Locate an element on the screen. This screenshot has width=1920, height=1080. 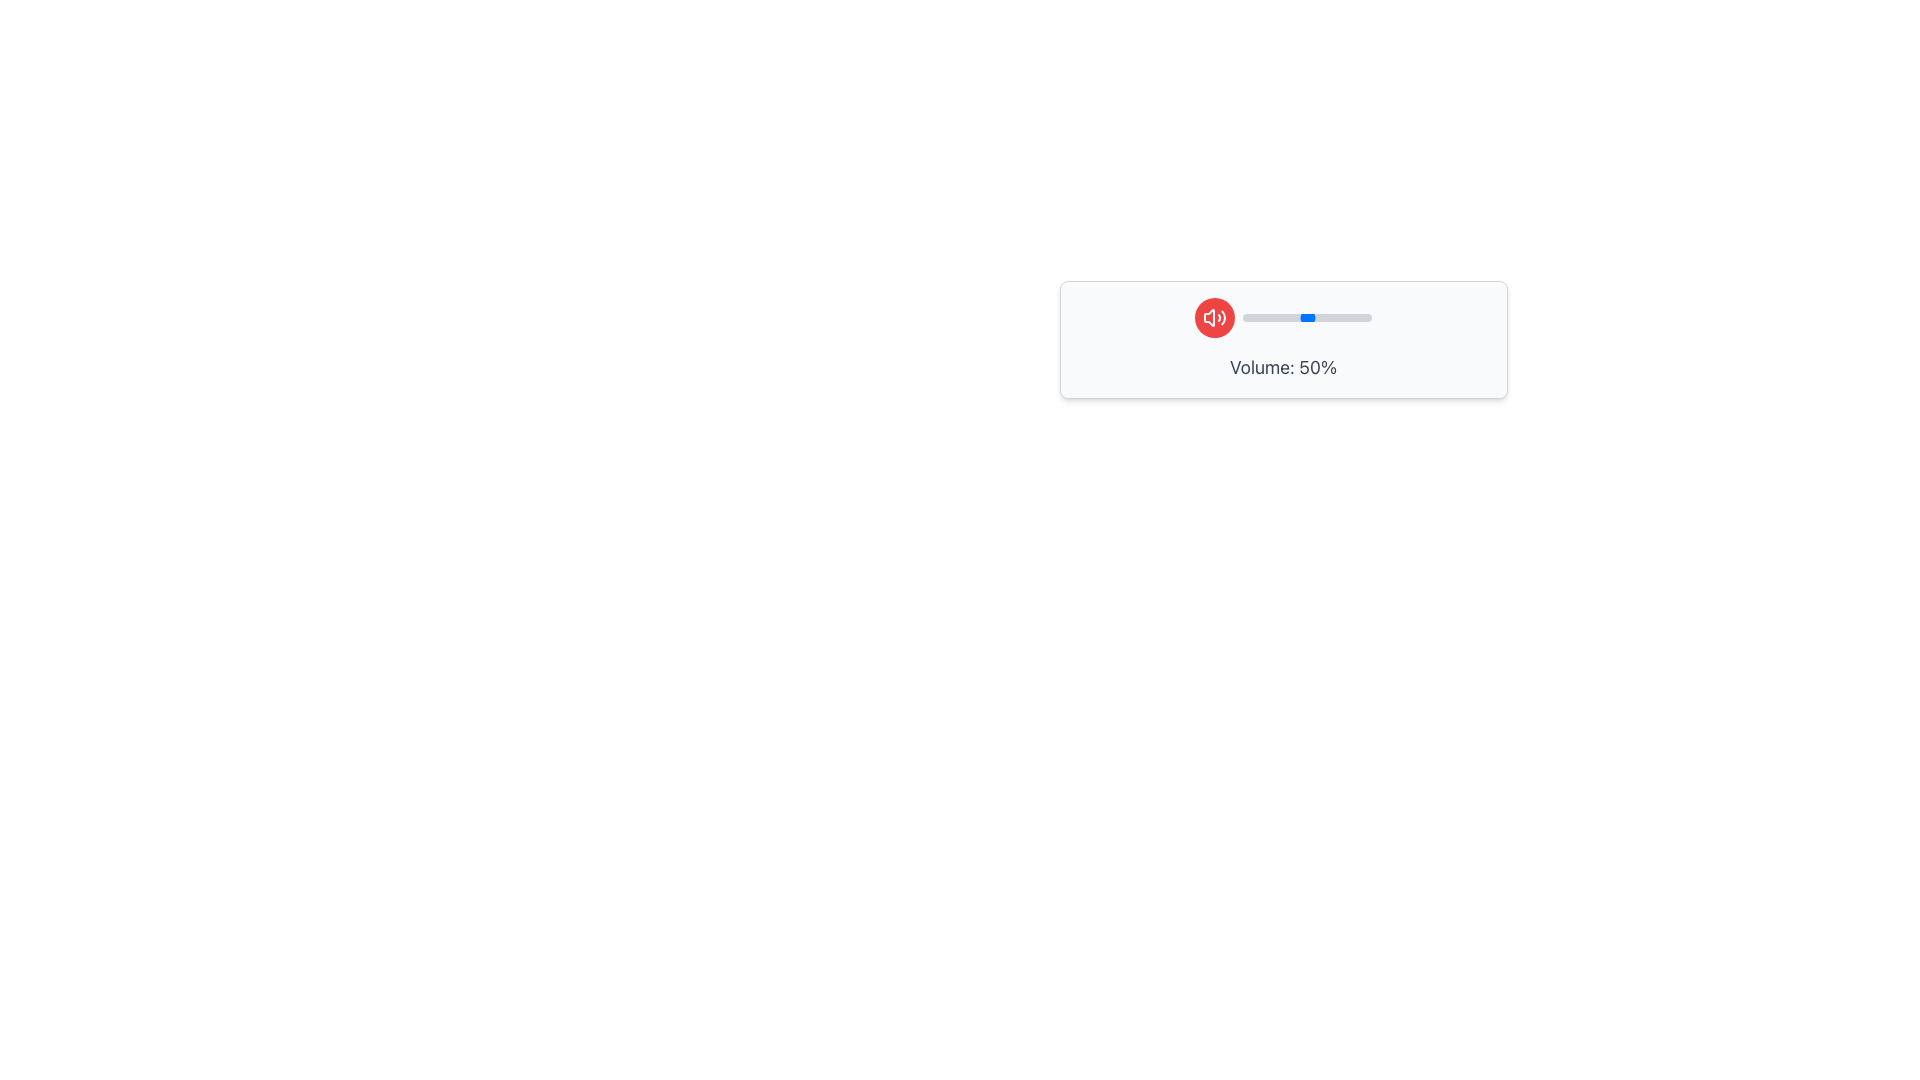
volume is located at coordinates (1326, 316).